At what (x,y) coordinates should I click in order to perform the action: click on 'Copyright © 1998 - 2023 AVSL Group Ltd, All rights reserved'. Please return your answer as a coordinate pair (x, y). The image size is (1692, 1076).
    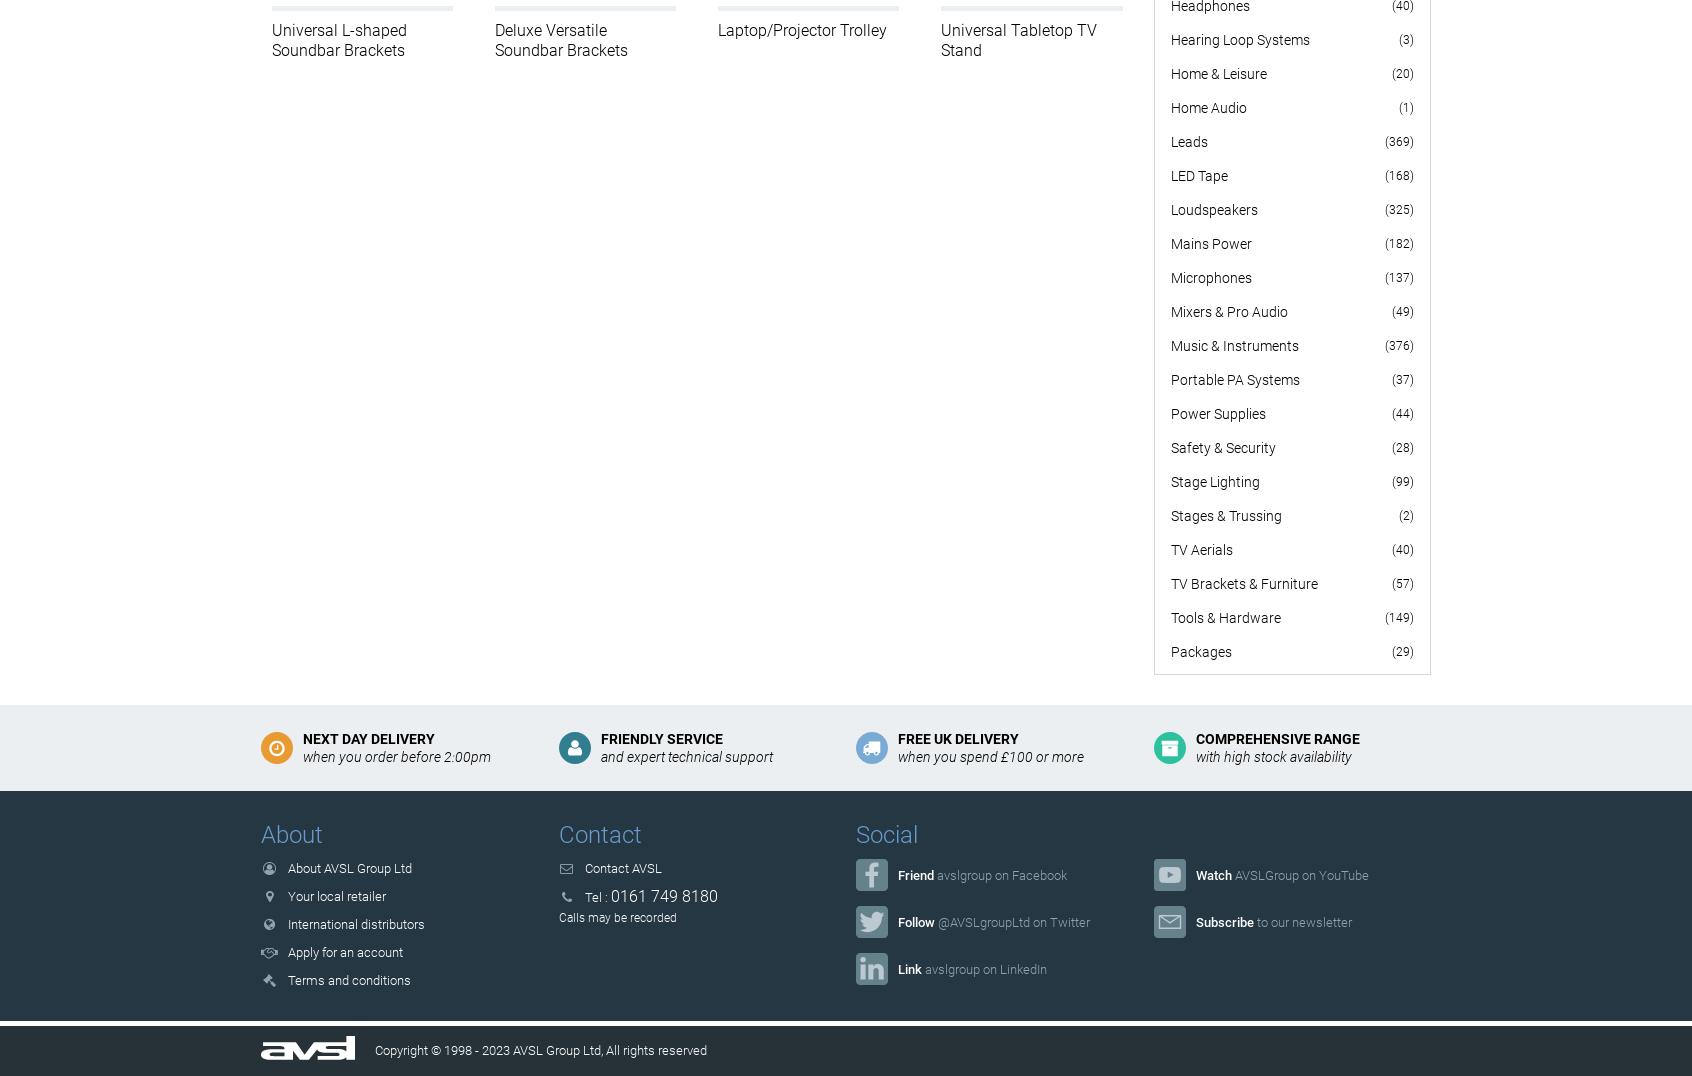
    Looking at the image, I should click on (539, 1050).